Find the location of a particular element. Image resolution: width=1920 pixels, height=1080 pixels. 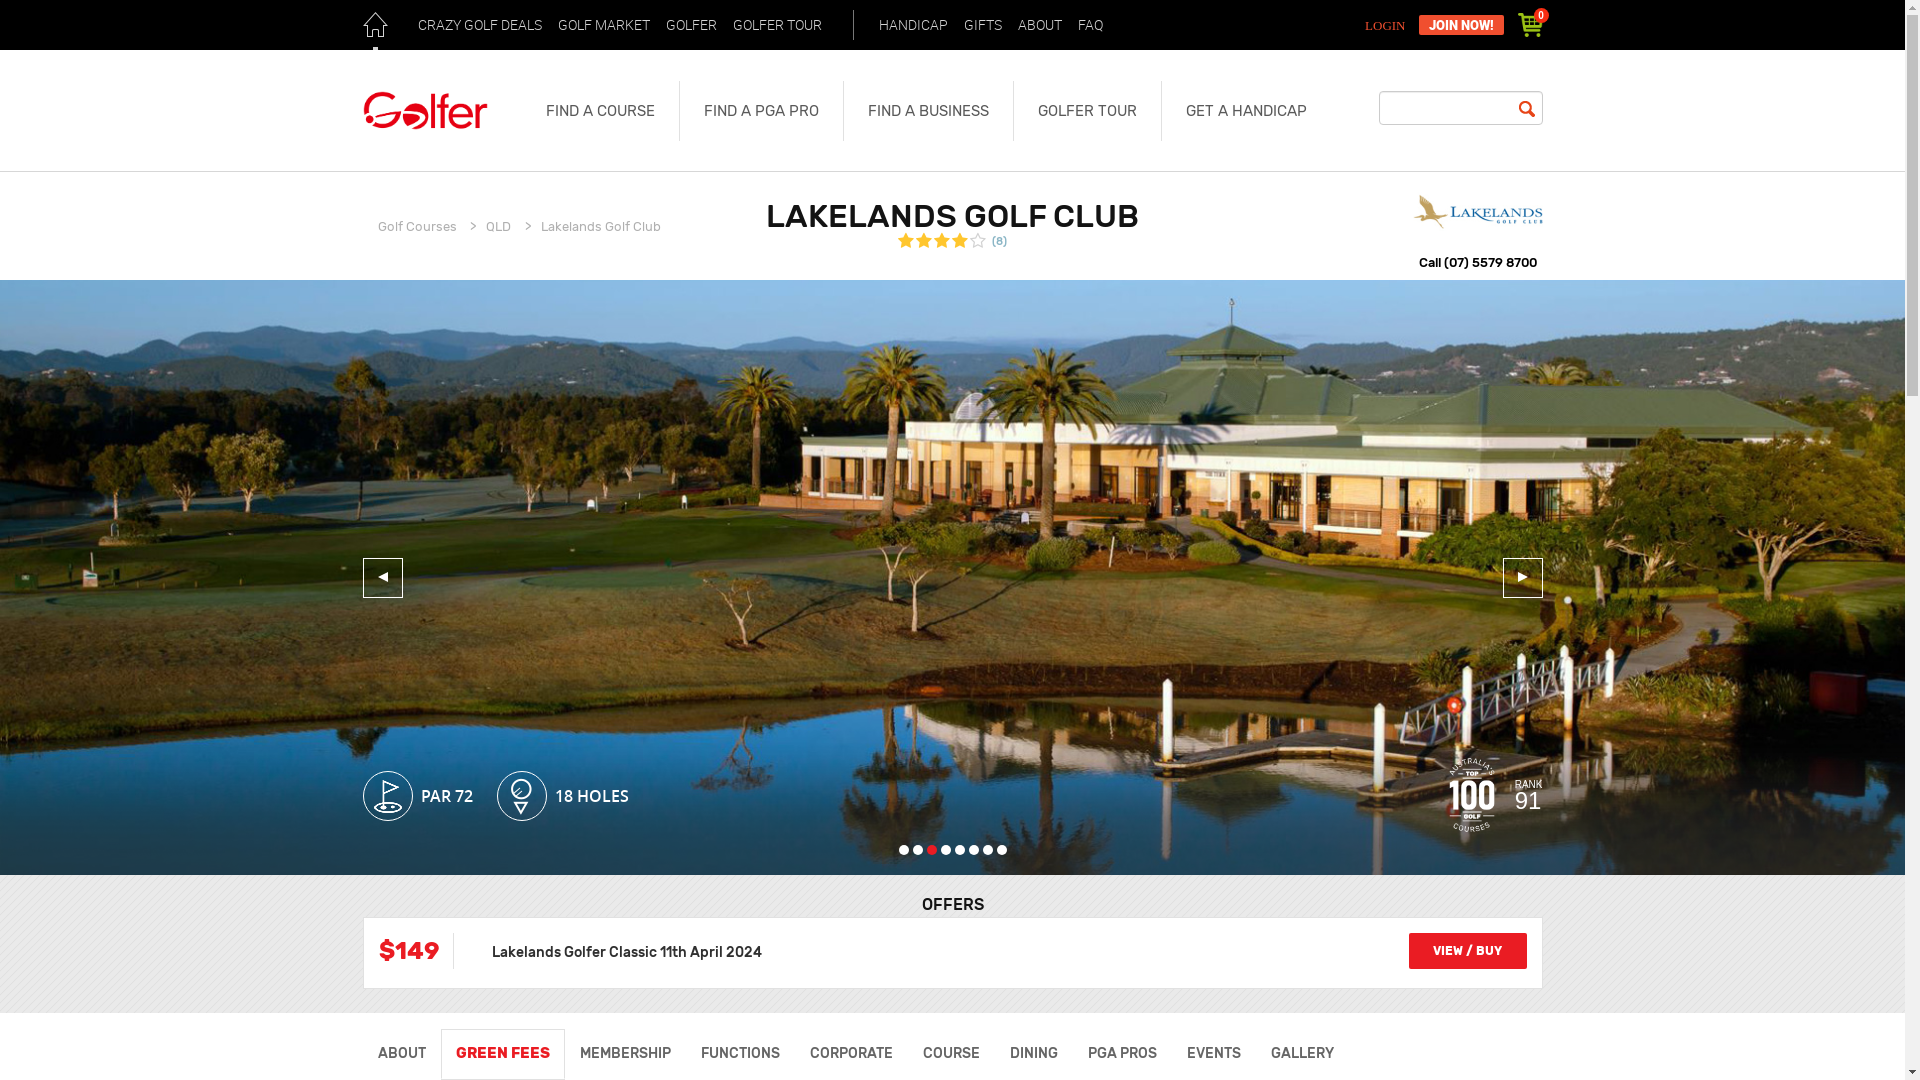

'FIND A BUSINESS' is located at coordinates (926, 111).